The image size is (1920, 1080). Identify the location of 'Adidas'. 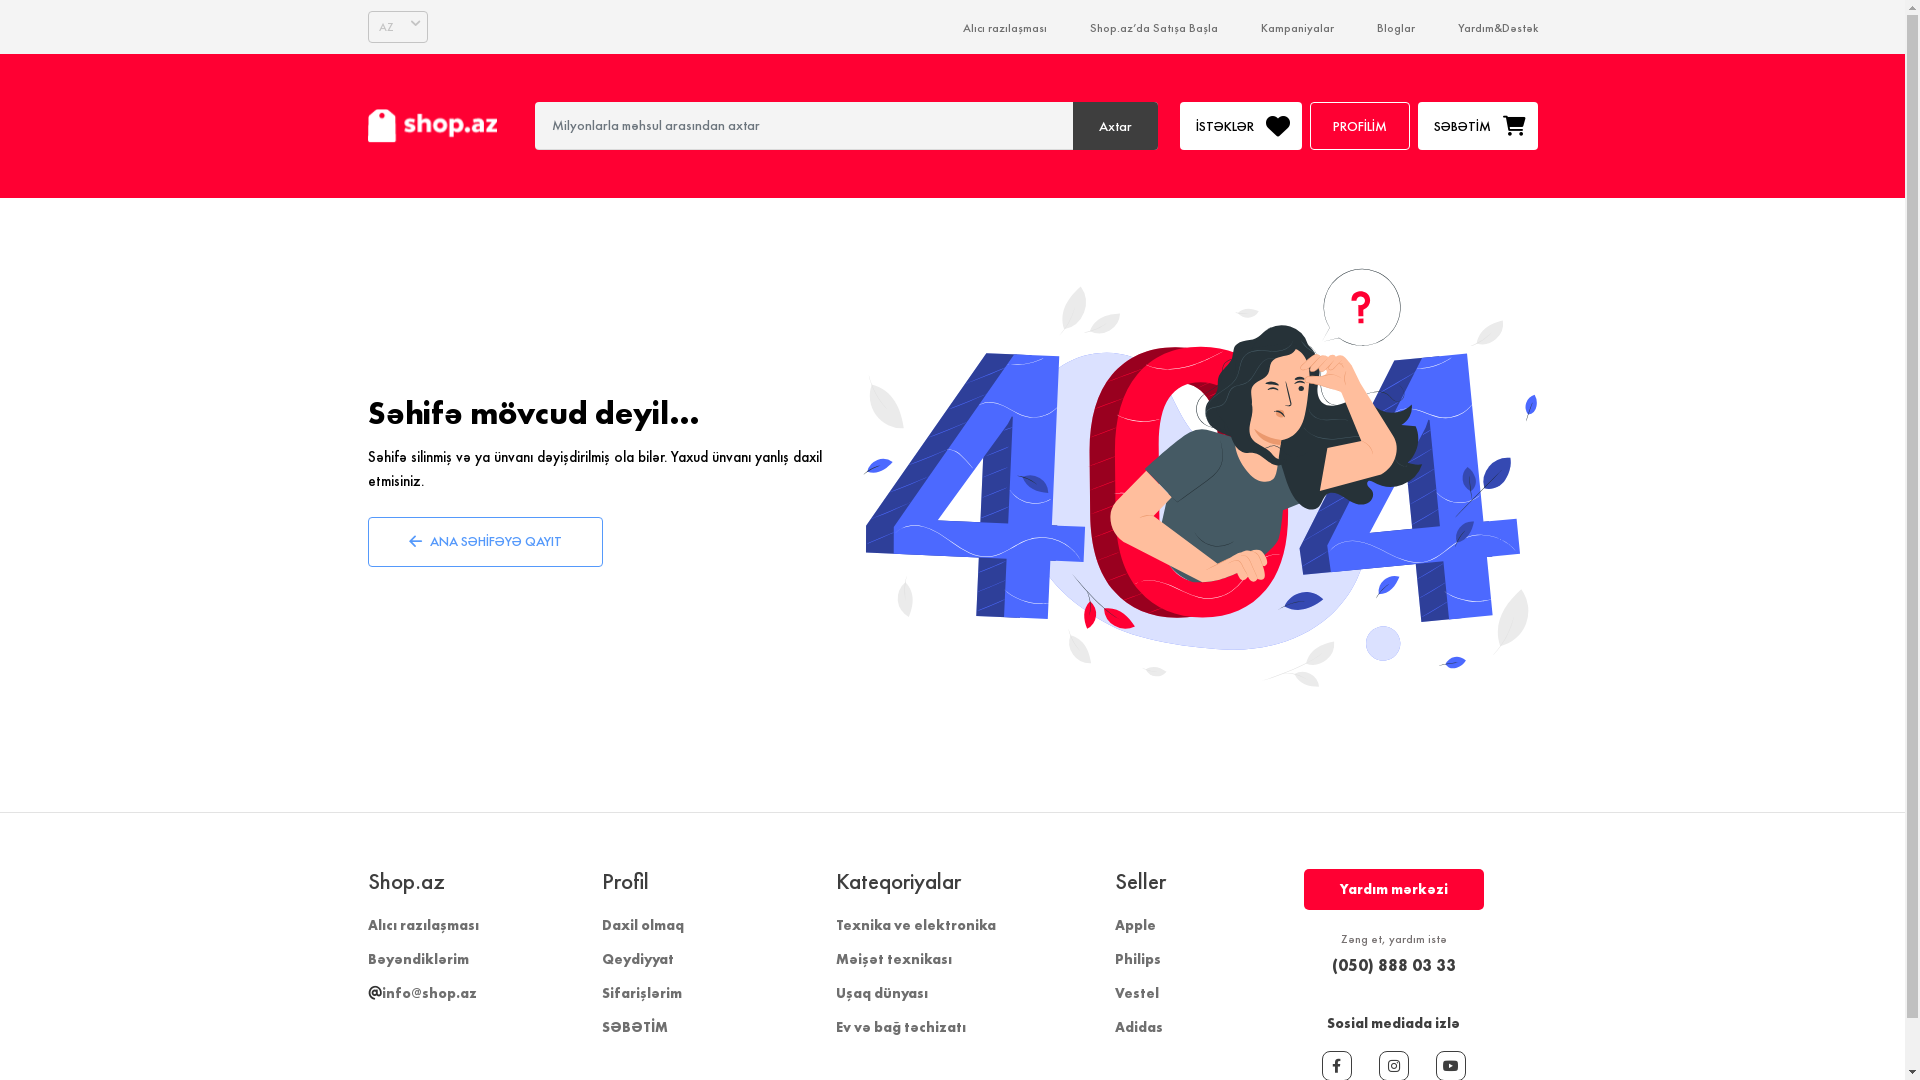
(1137, 1026).